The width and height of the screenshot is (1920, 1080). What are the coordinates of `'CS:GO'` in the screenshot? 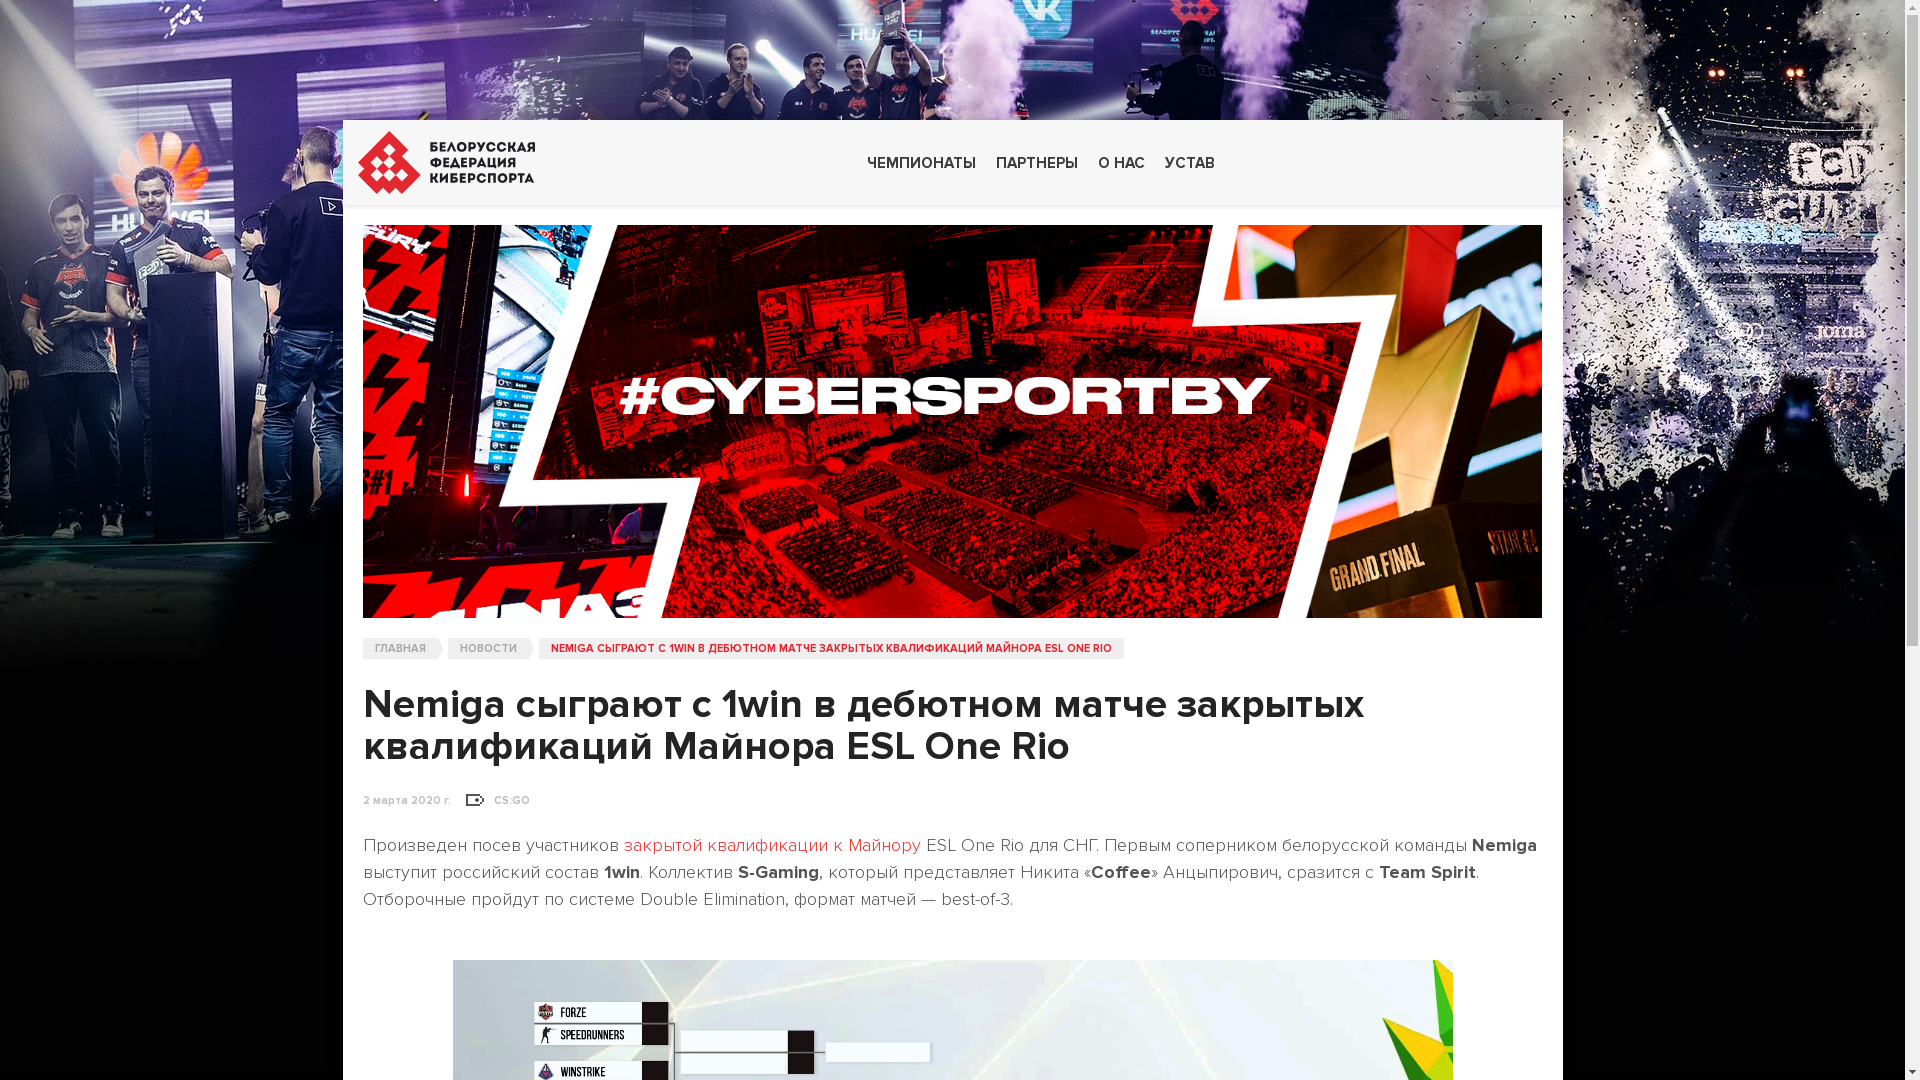 It's located at (512, 800).